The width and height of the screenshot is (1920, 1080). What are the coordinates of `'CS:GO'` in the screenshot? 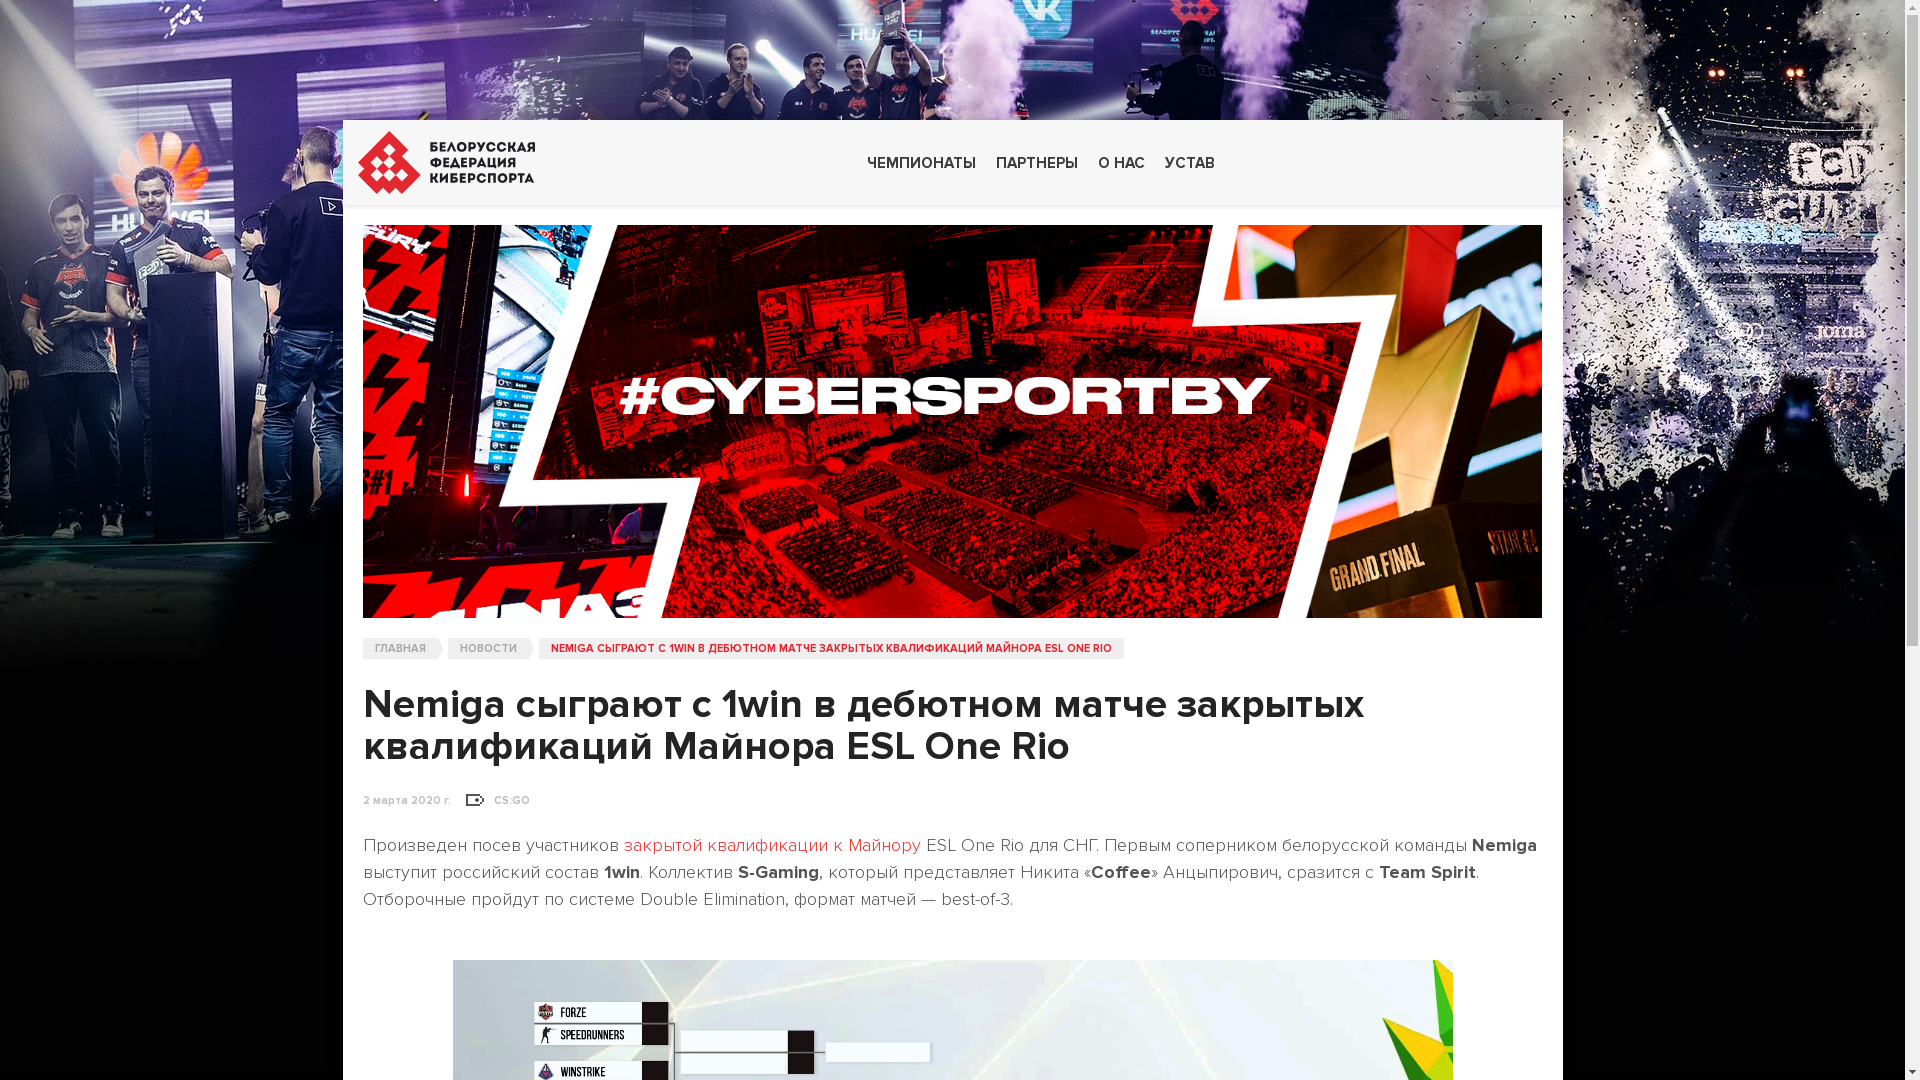 It's located at (512, 800).